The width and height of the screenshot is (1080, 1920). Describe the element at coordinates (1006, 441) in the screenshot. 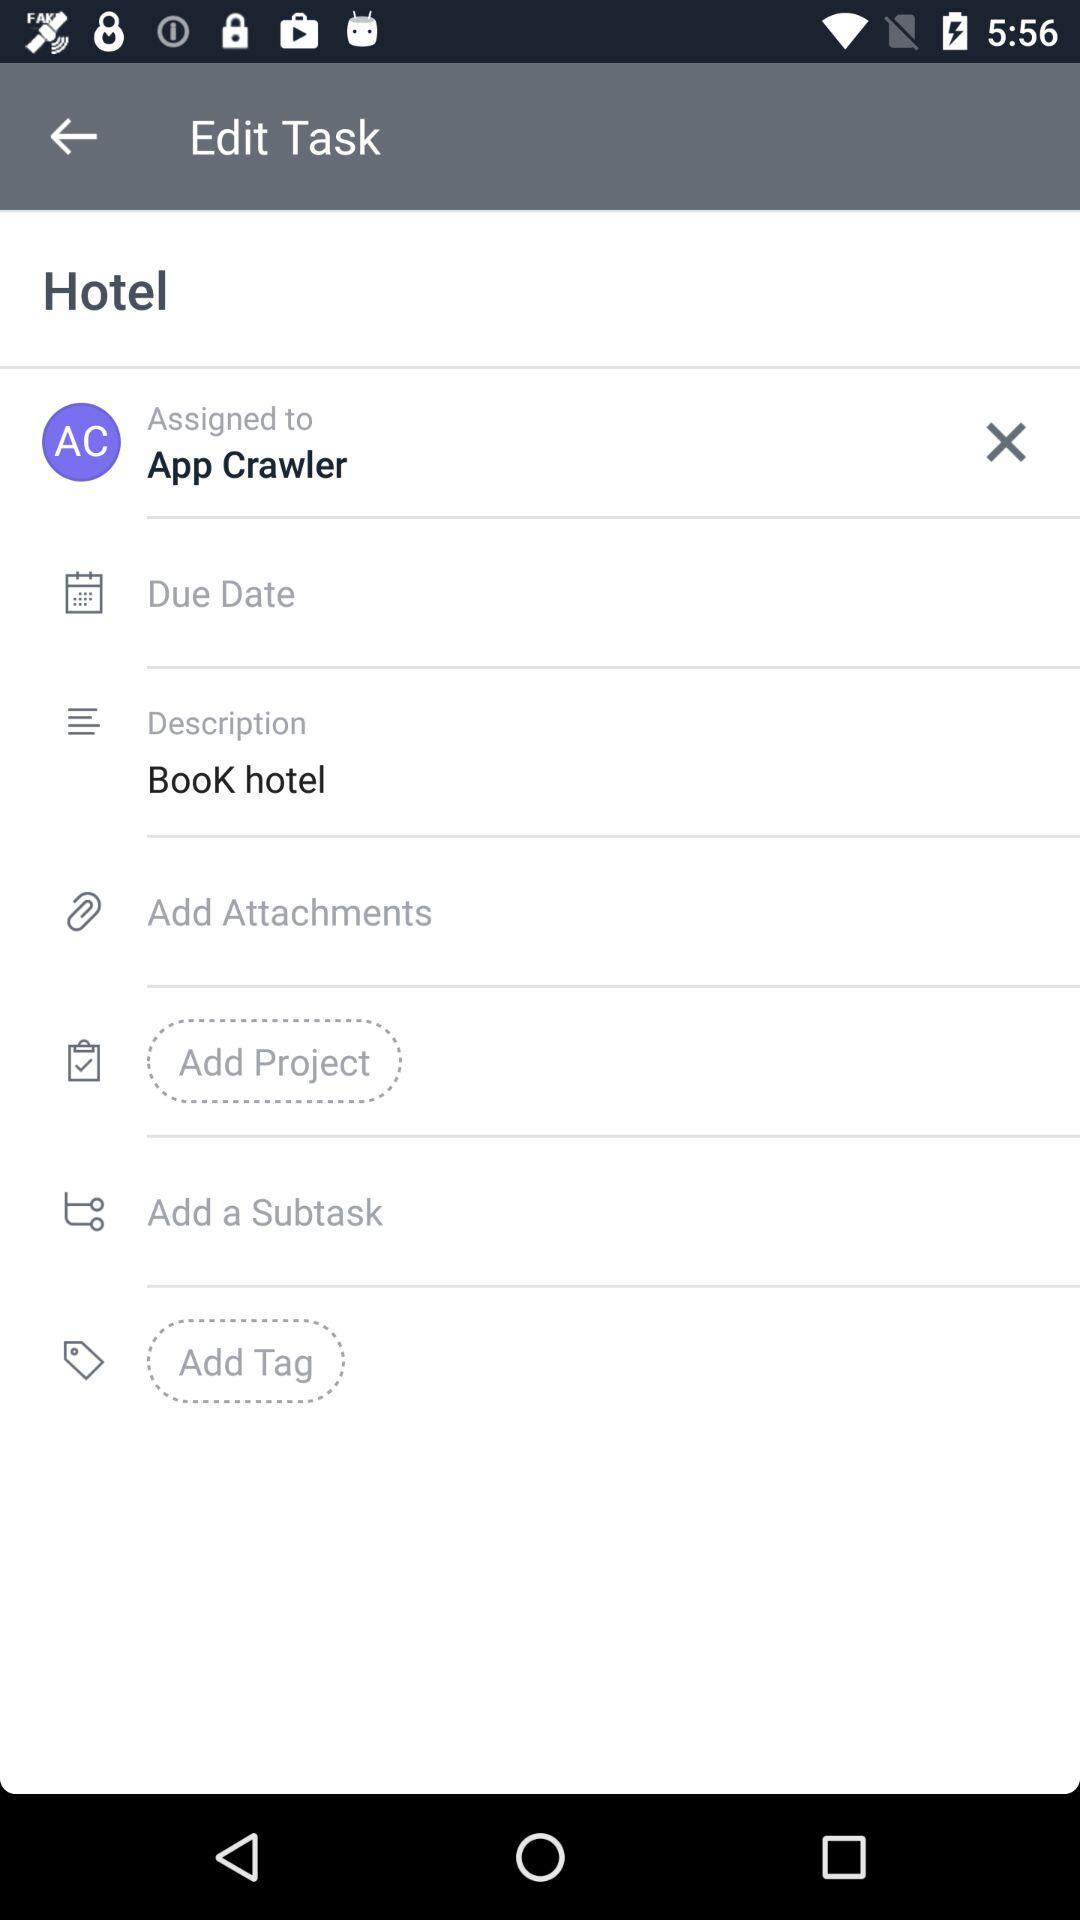

I see `the item above book hotel icon` at that location.